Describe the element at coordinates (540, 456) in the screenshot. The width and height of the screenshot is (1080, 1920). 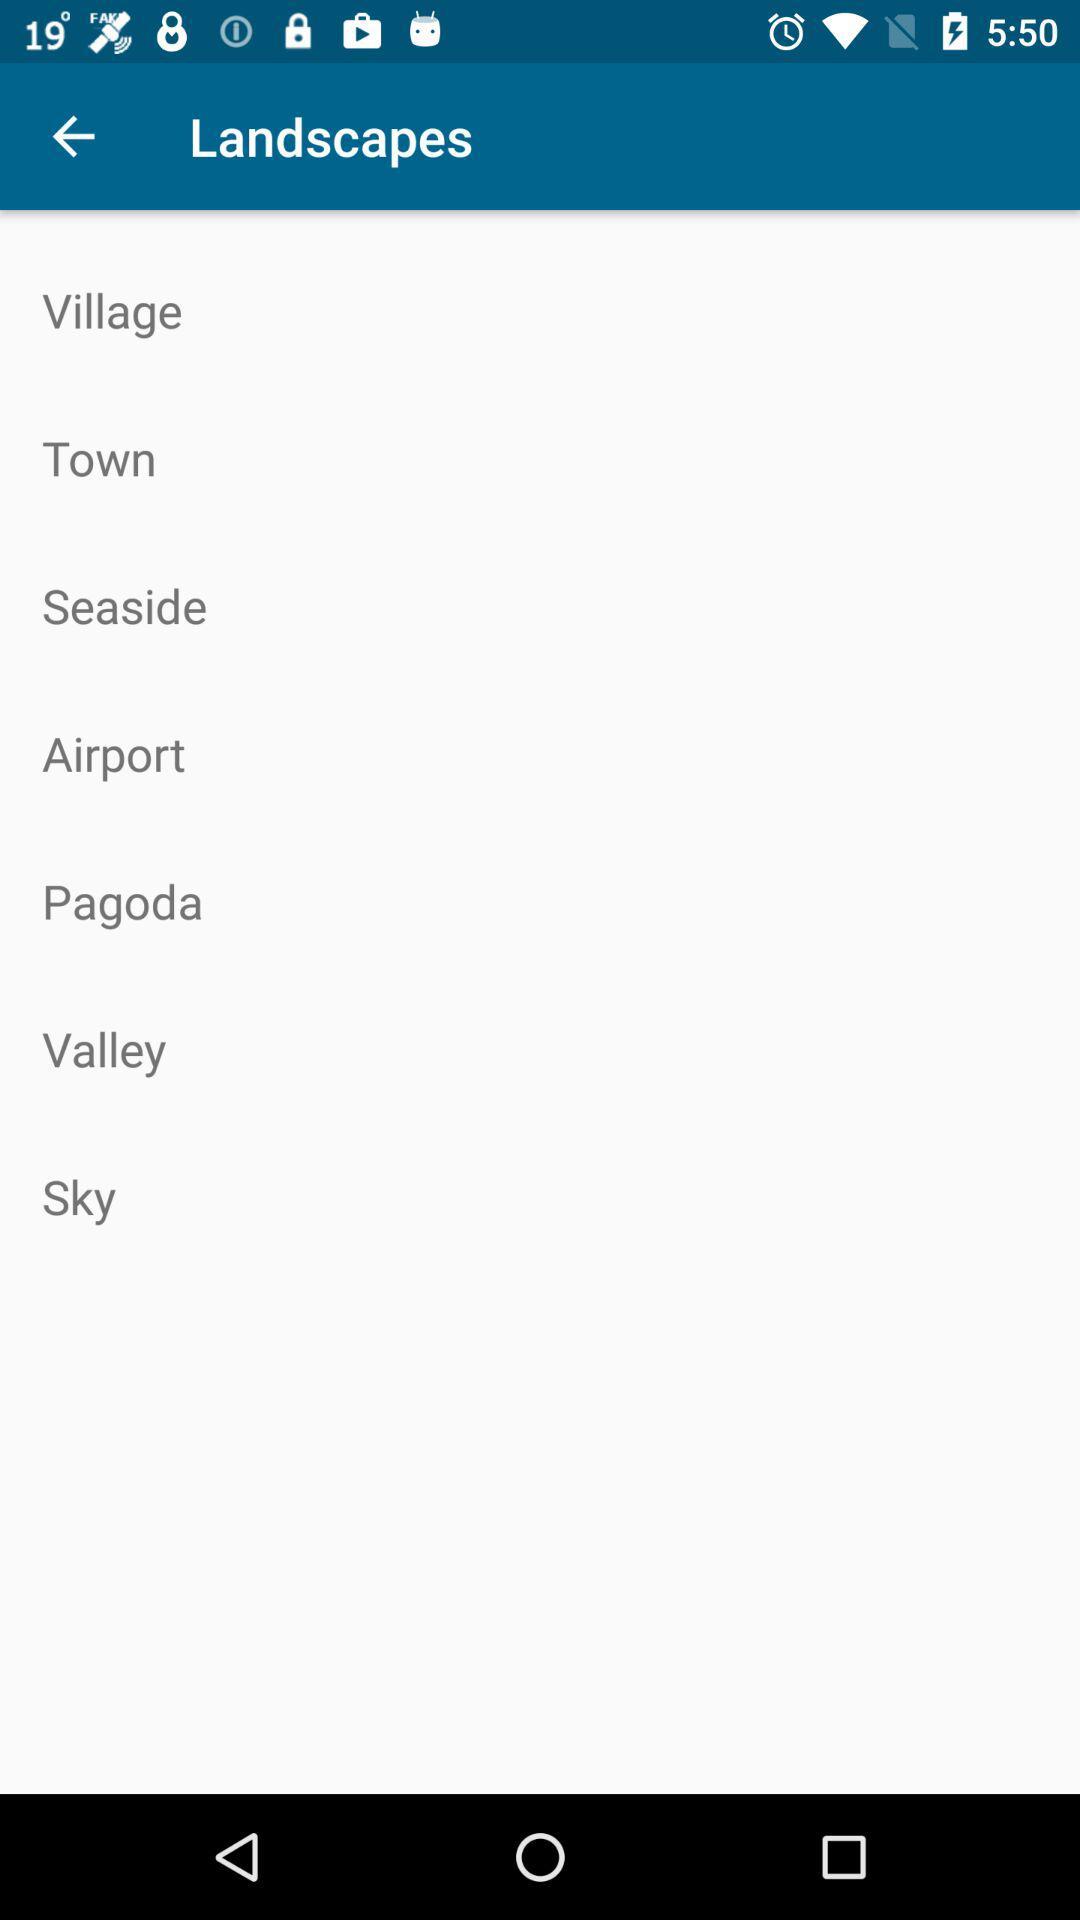
I see `the icon above seaside item` at that location.